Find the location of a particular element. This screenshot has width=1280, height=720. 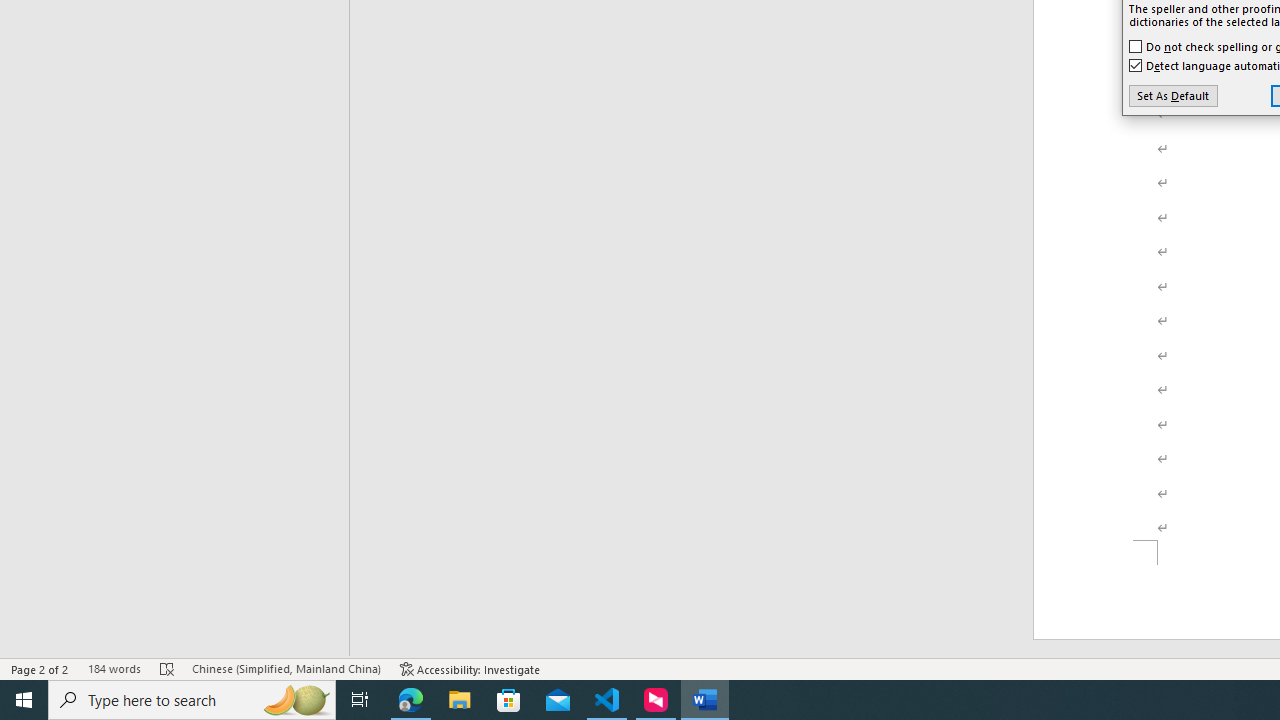

'Set As Default' is located at coordinates (1173, 96).